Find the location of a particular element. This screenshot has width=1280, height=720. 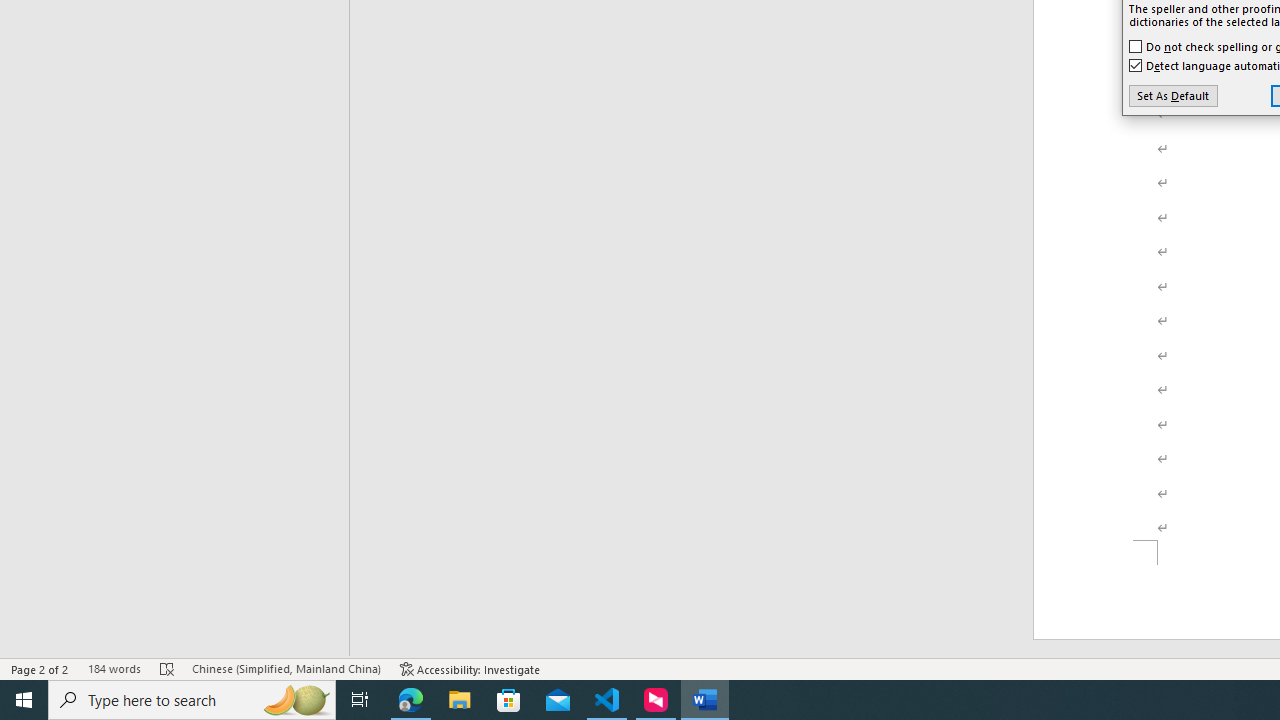

'Set As Default' is located at coordinates (1173, 96).